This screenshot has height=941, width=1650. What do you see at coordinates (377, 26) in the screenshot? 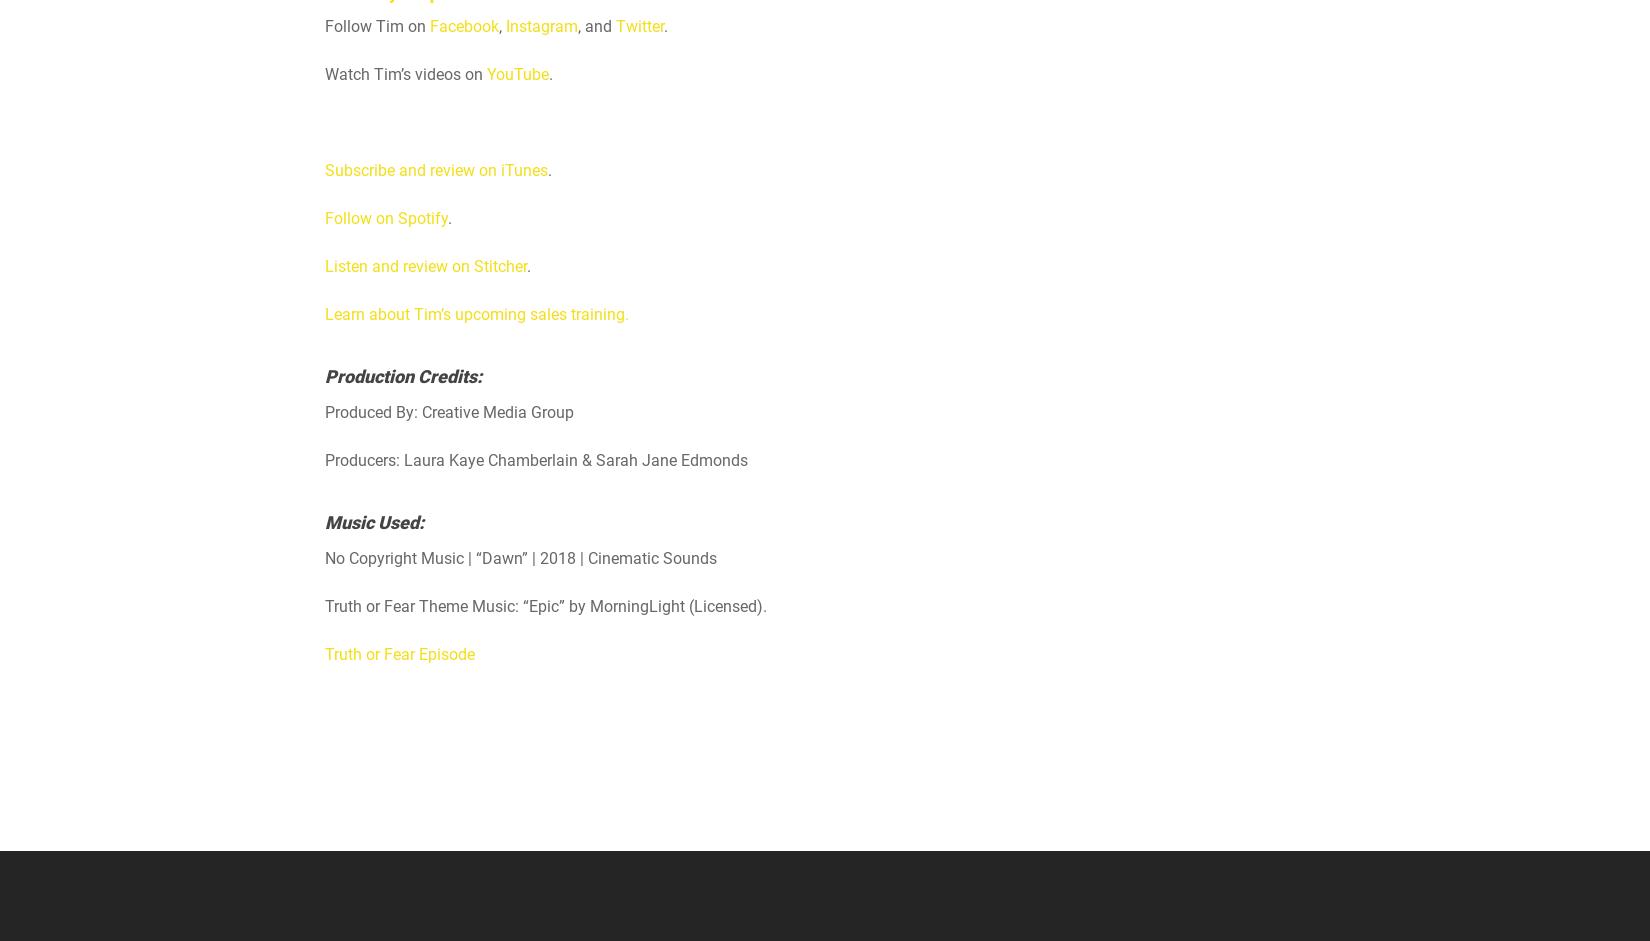
I see `'Follow Tim on'` at bounding box center [377, 26].